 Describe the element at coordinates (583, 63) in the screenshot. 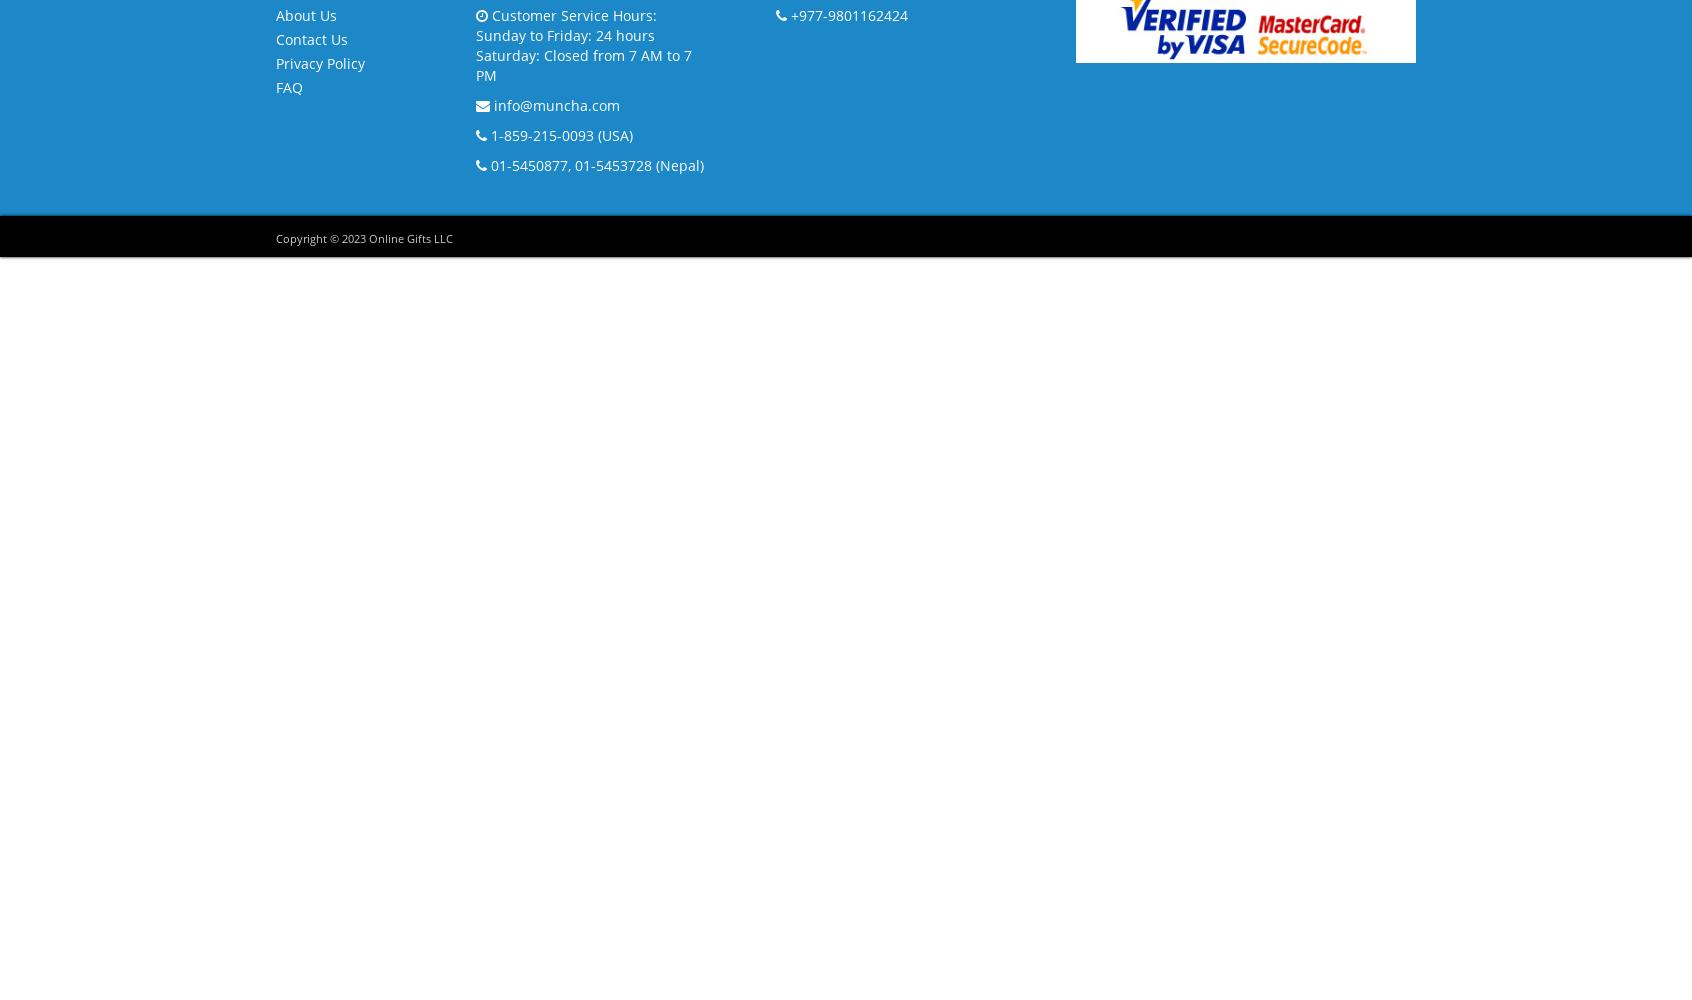

I see `'Saturday: Closed from 7 AM to 7 PM'` at that location.